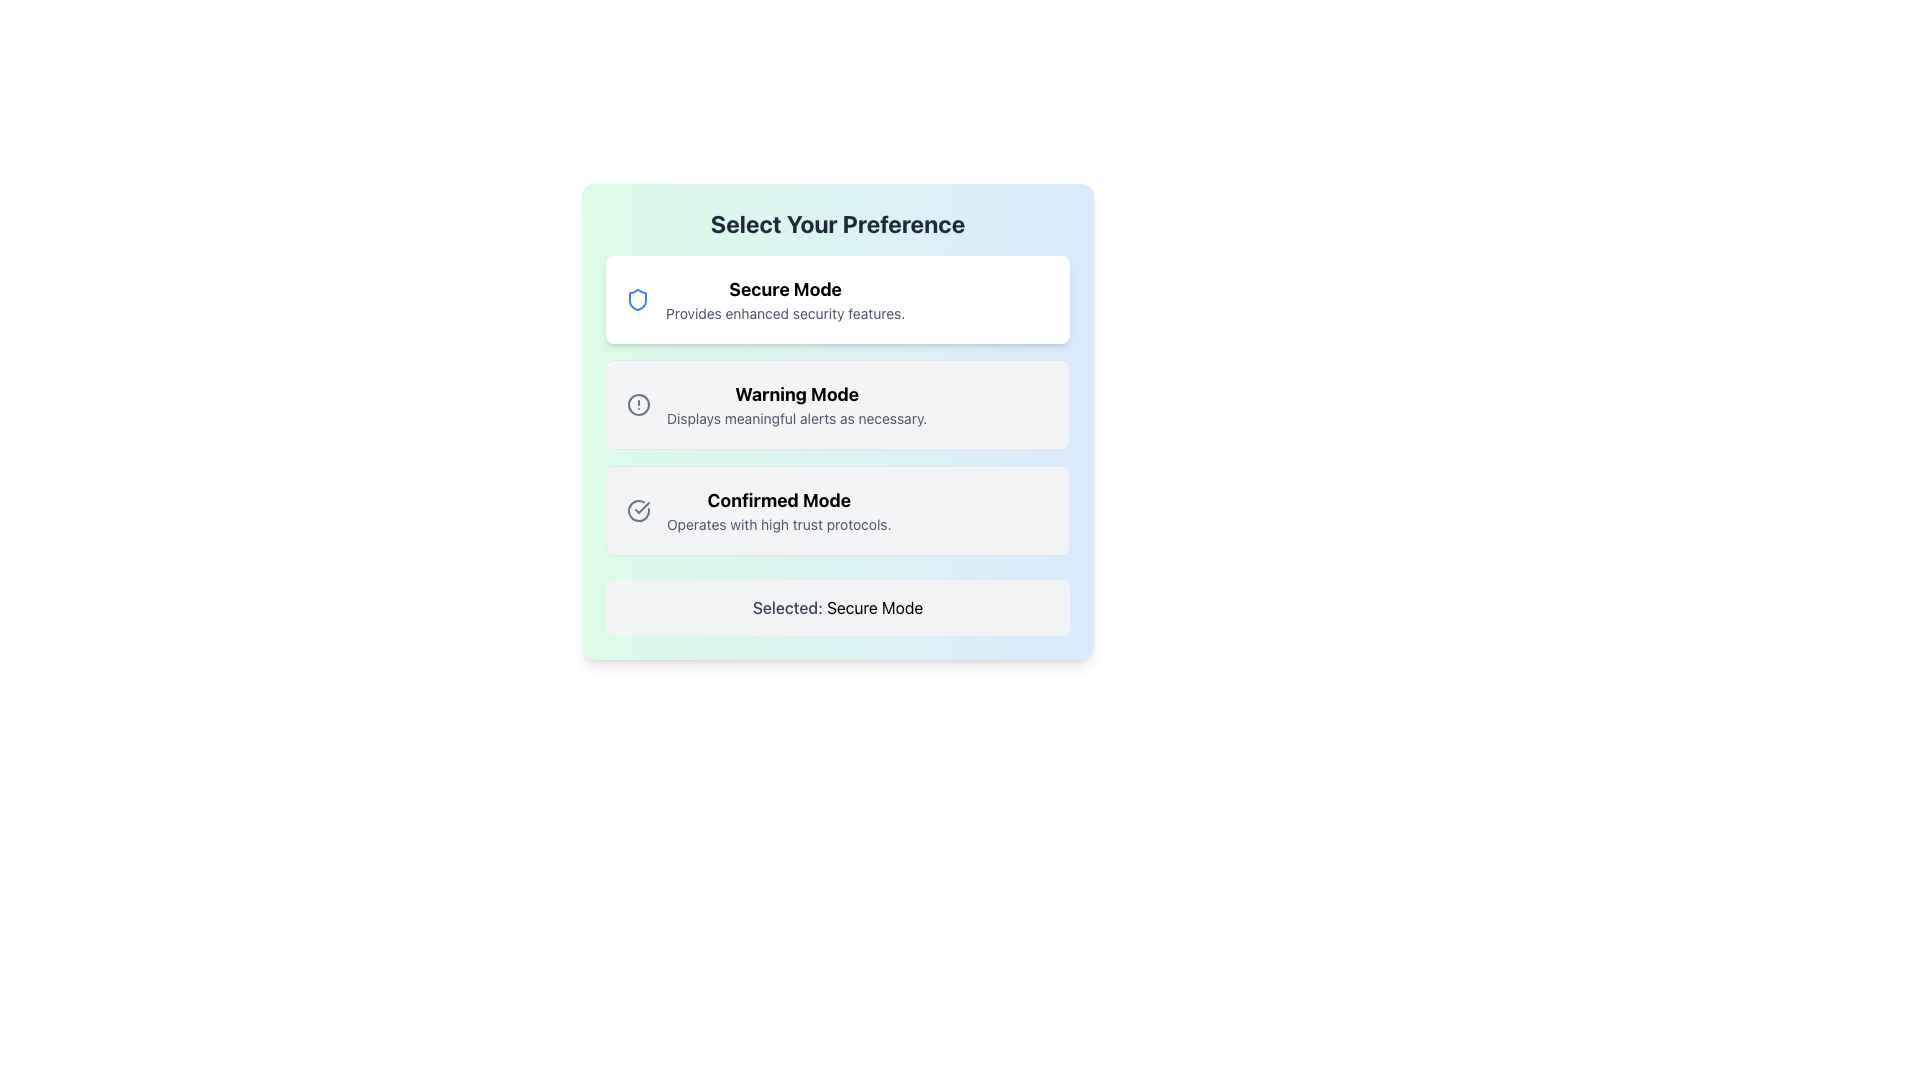 The width and height of the screenshot is (1920, 1080). I want to click on the text label that states 'Operates with high trust protocols.' located below the 'Confirmed Mode' title in the third option of the preference selections, so click(778, 523).